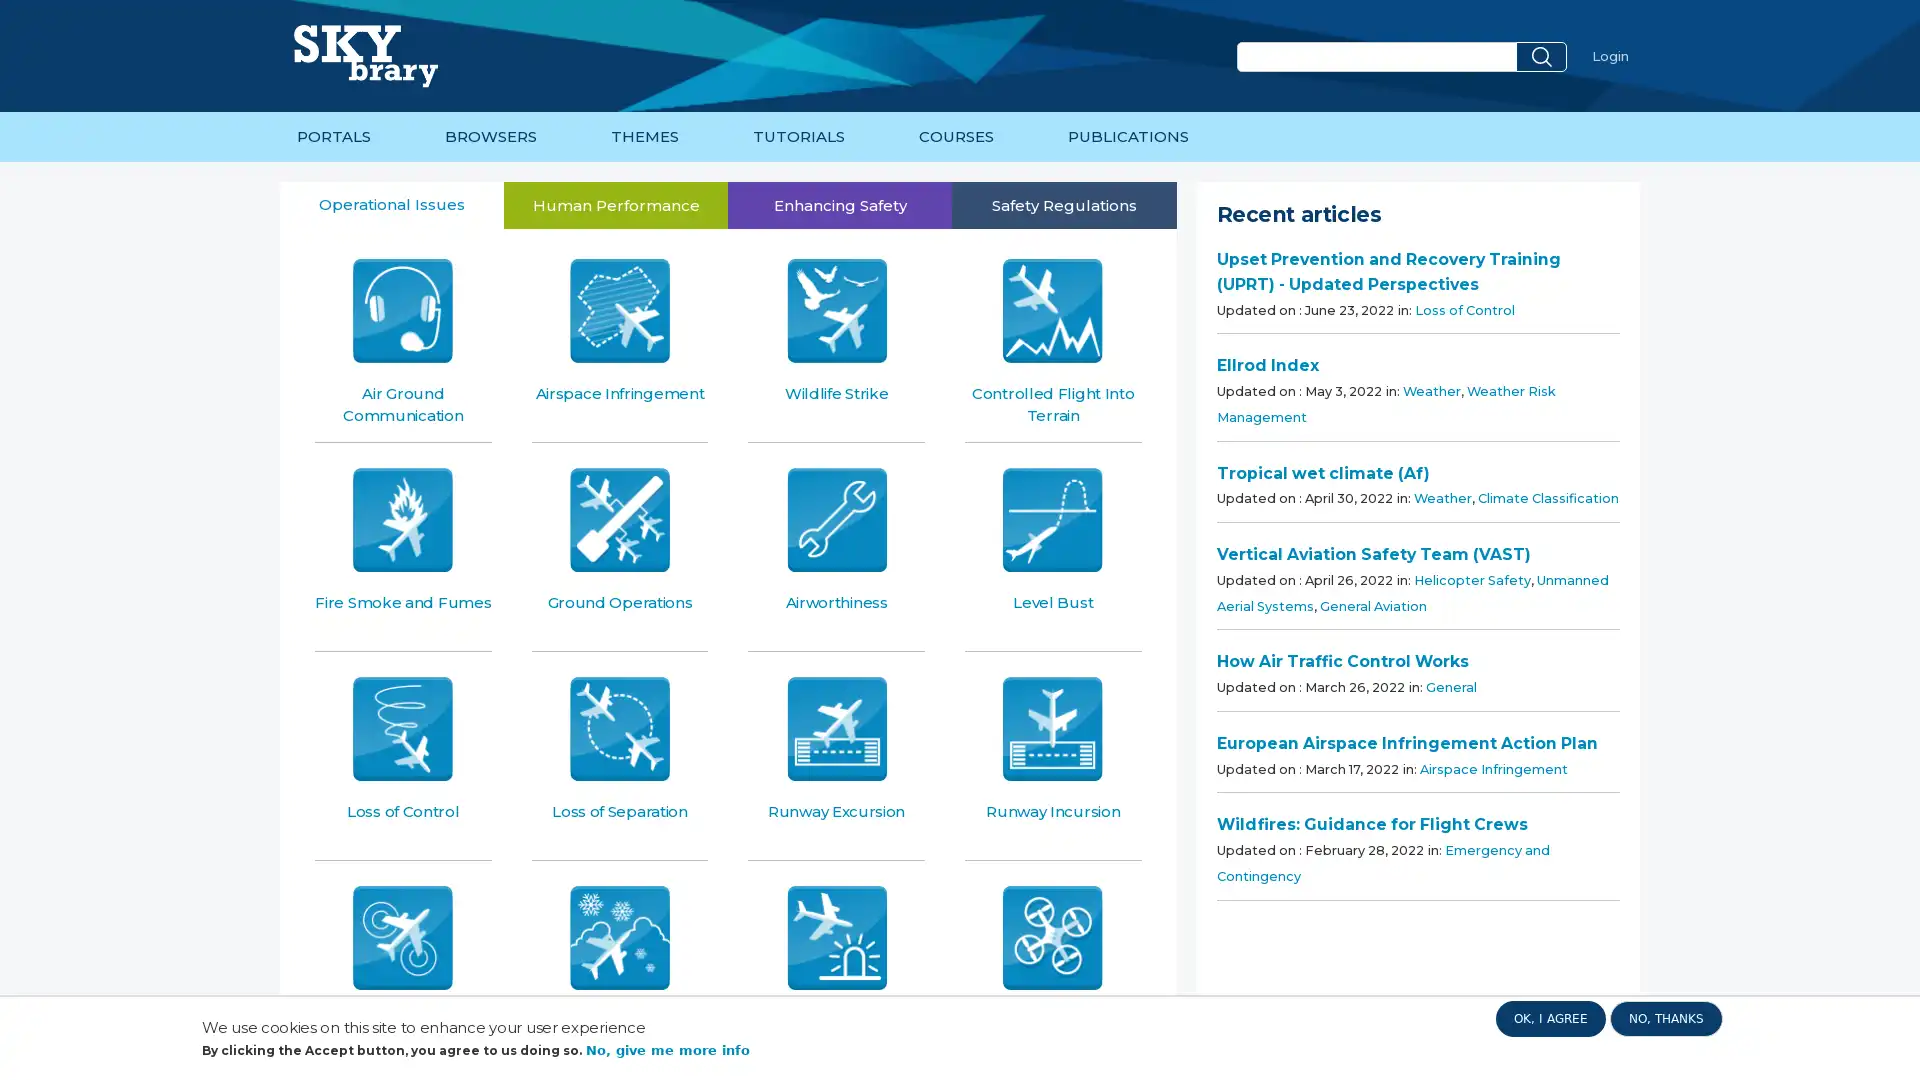 The height and width of the screenshot is (1080, 1920). What do you see at coordinates (667, 1049) in the screenshot?
I see `No, give me more info` at bounding box center [667, 1049].